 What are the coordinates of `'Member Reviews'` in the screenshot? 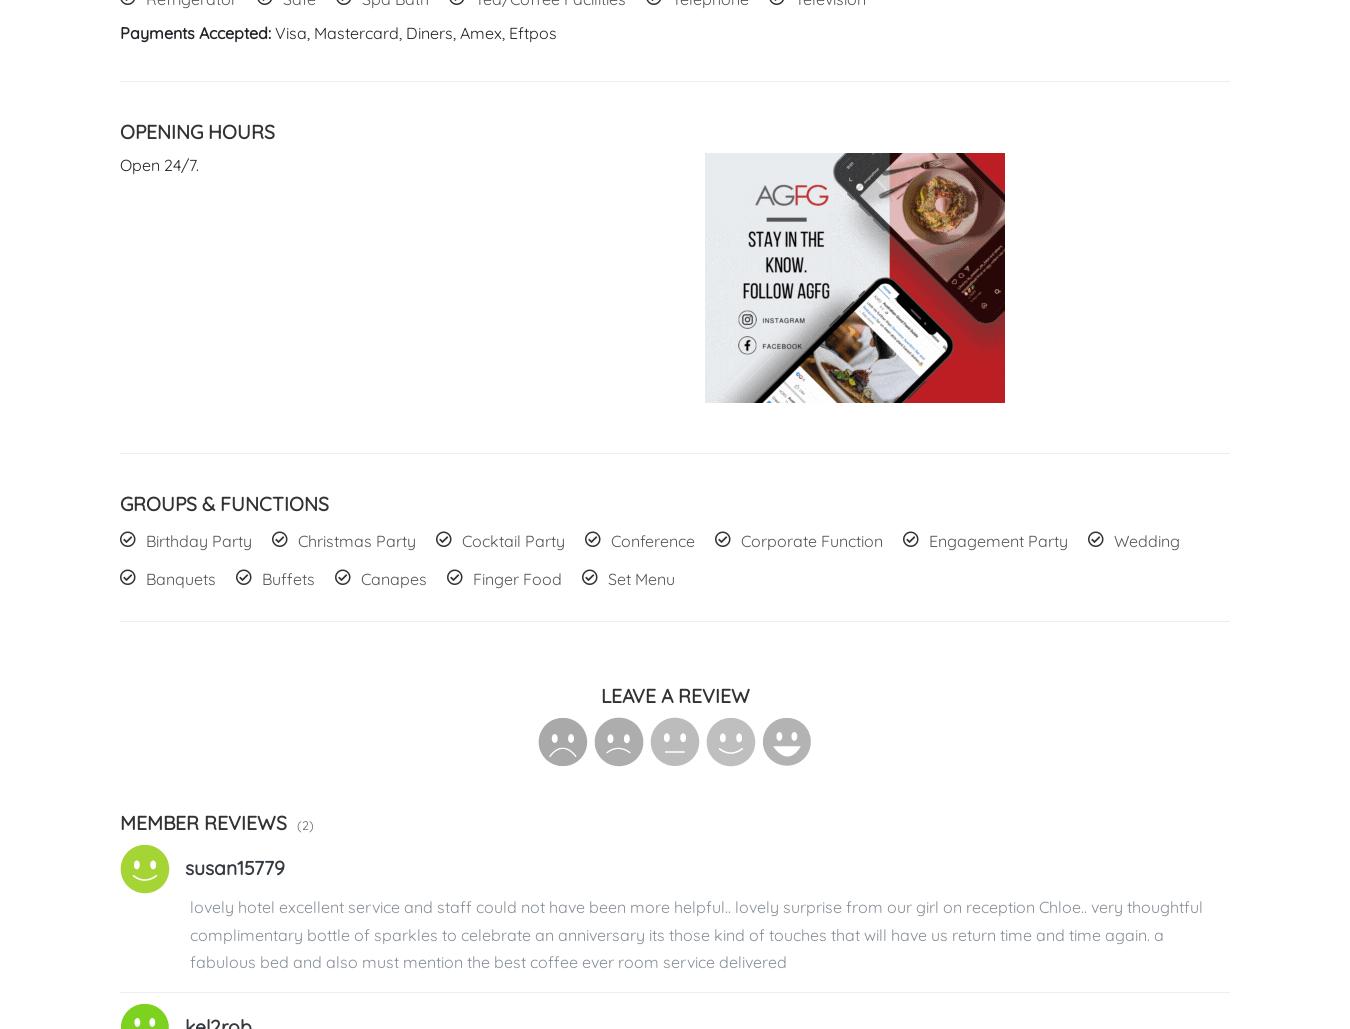 It's located at (206, 821).